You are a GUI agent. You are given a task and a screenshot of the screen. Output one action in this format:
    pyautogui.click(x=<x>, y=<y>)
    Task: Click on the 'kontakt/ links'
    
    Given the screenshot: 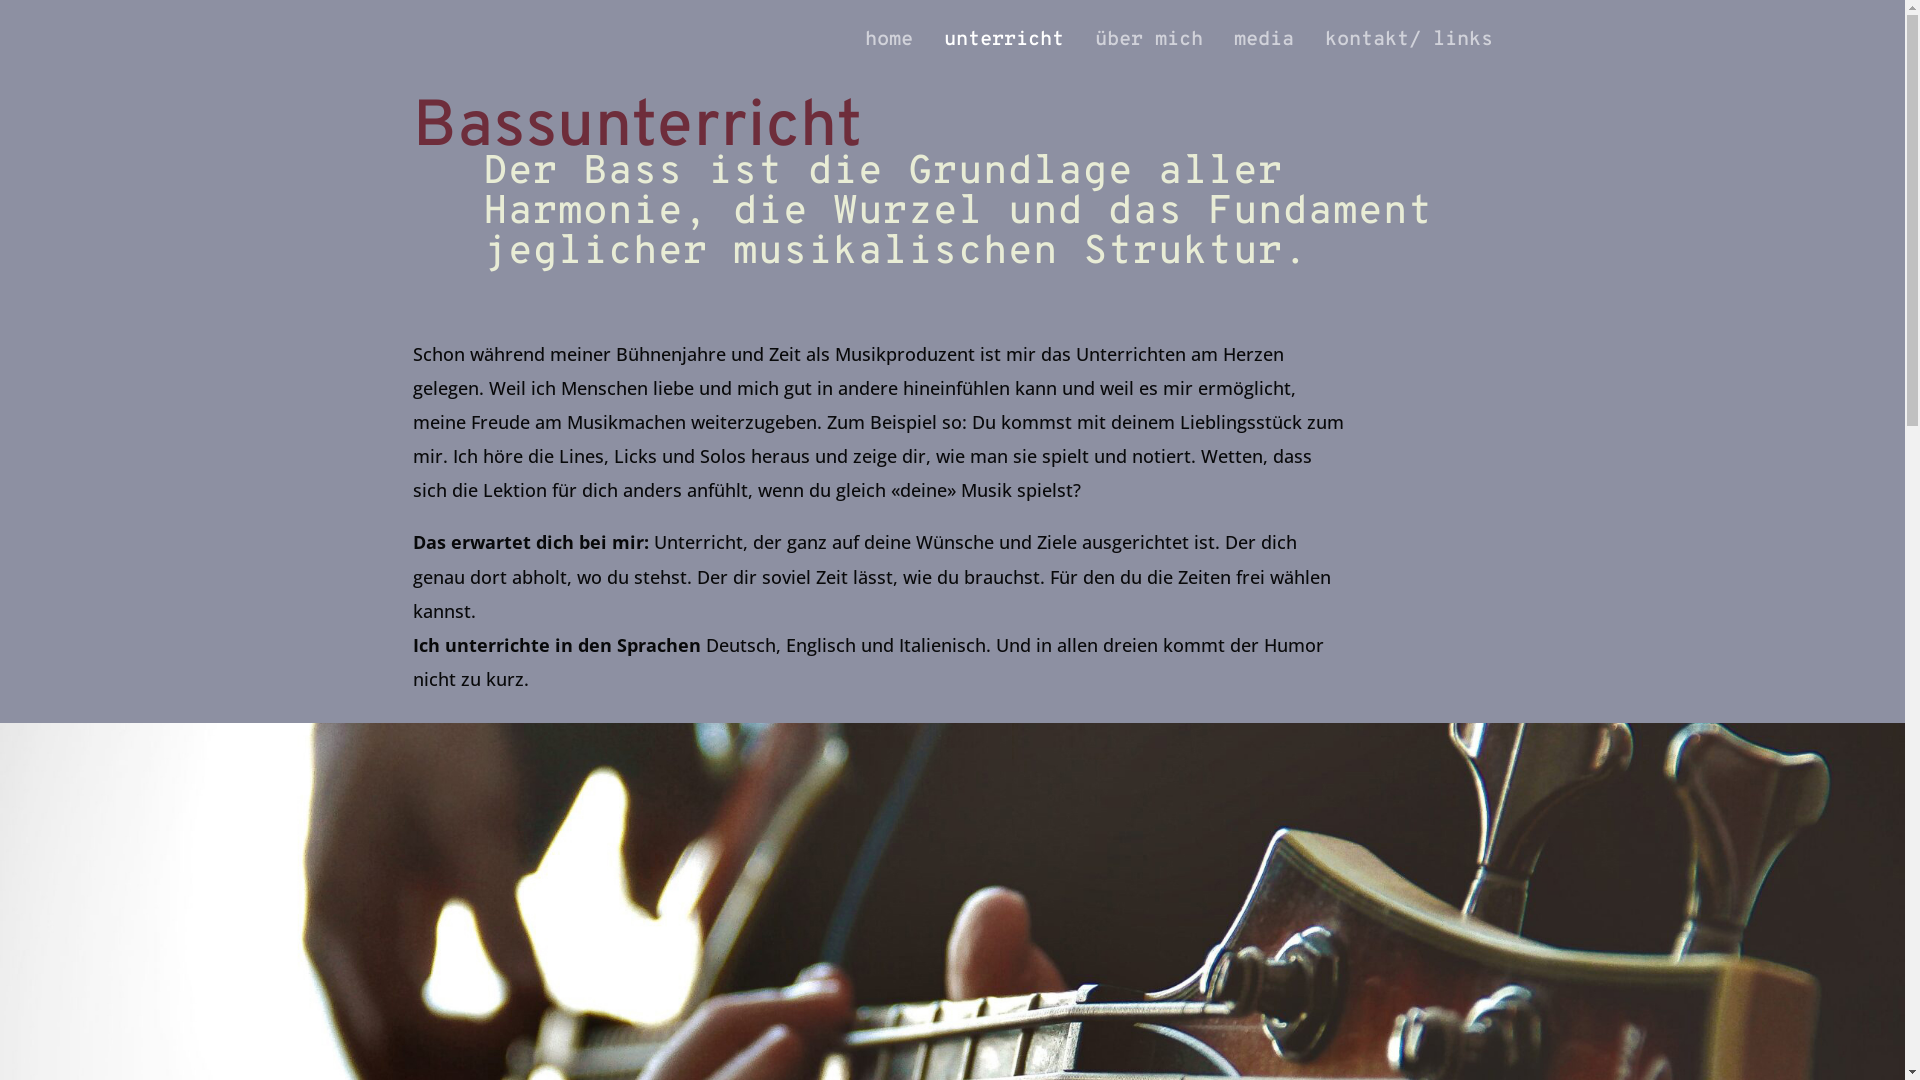 What is the action you would take?
    pyautogui.click(x=1406, y=55)
    